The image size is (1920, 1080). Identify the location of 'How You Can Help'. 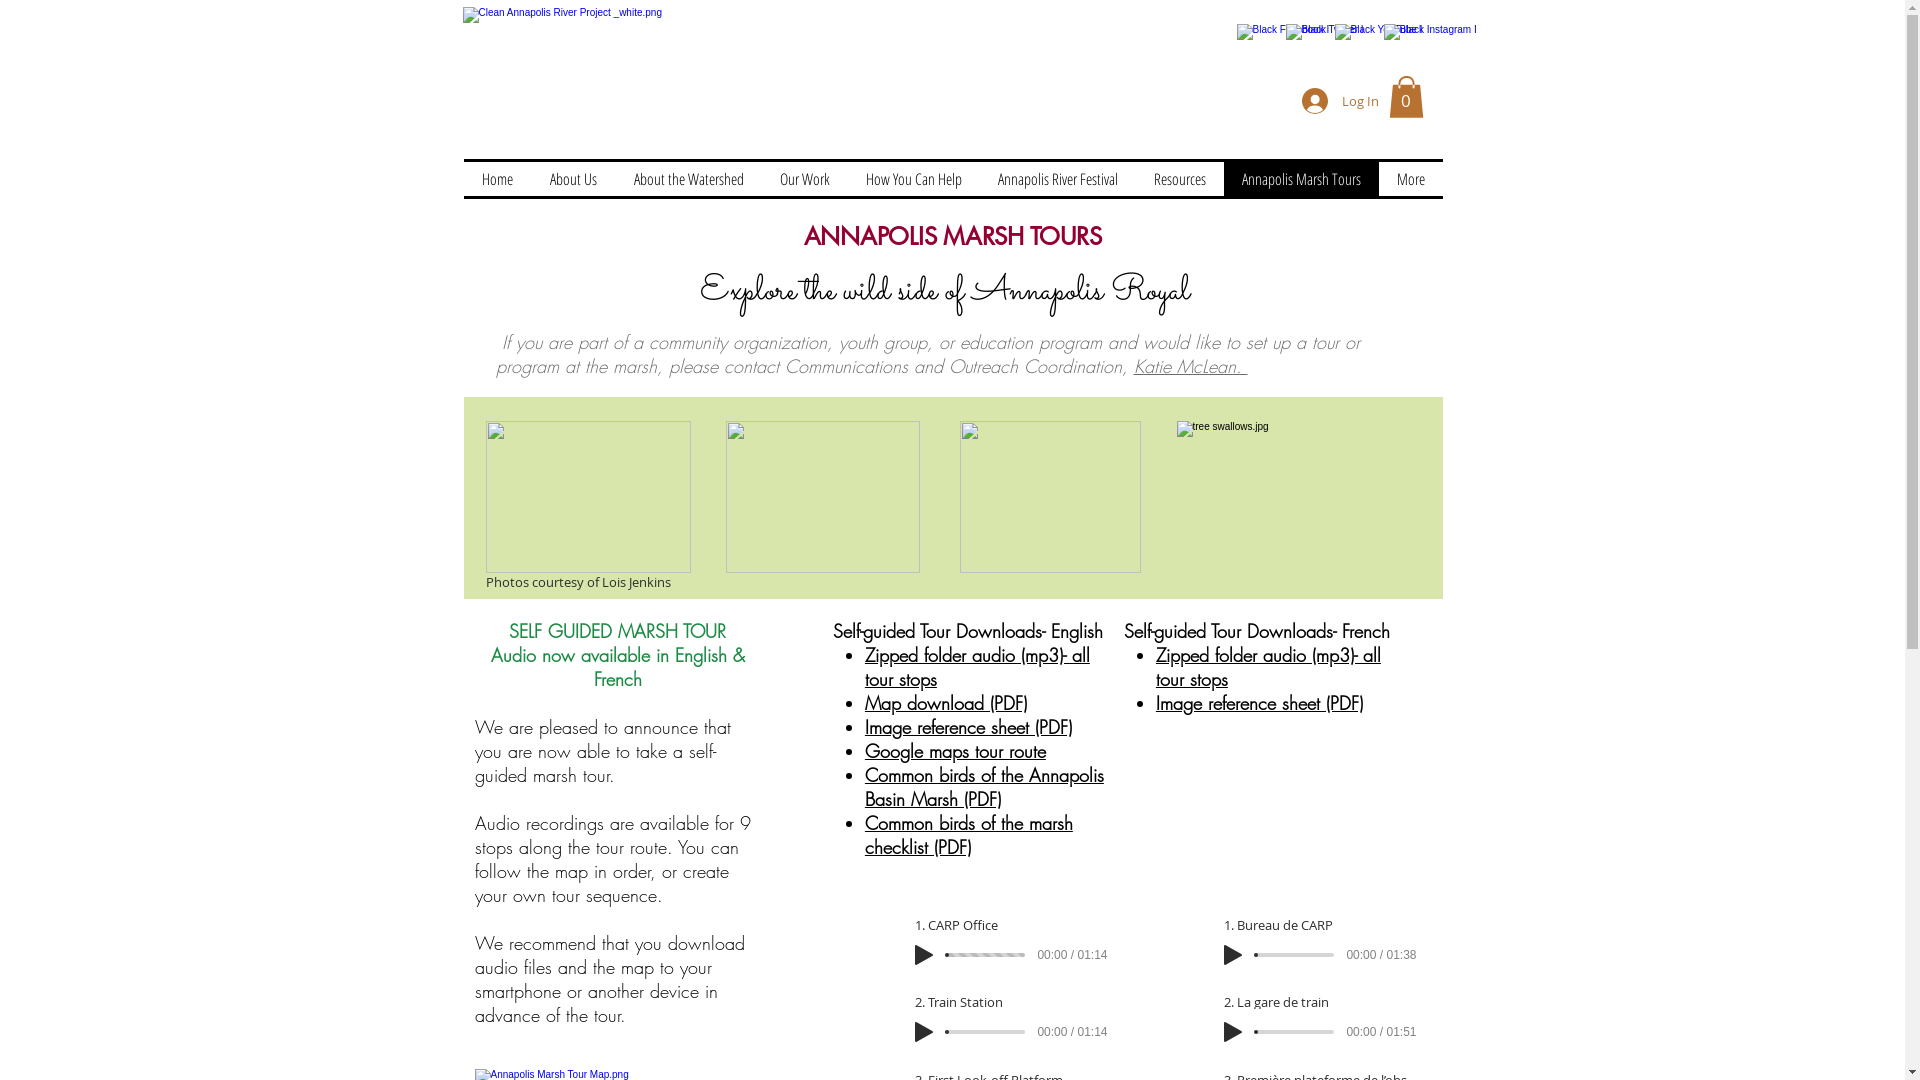
(848, 177).